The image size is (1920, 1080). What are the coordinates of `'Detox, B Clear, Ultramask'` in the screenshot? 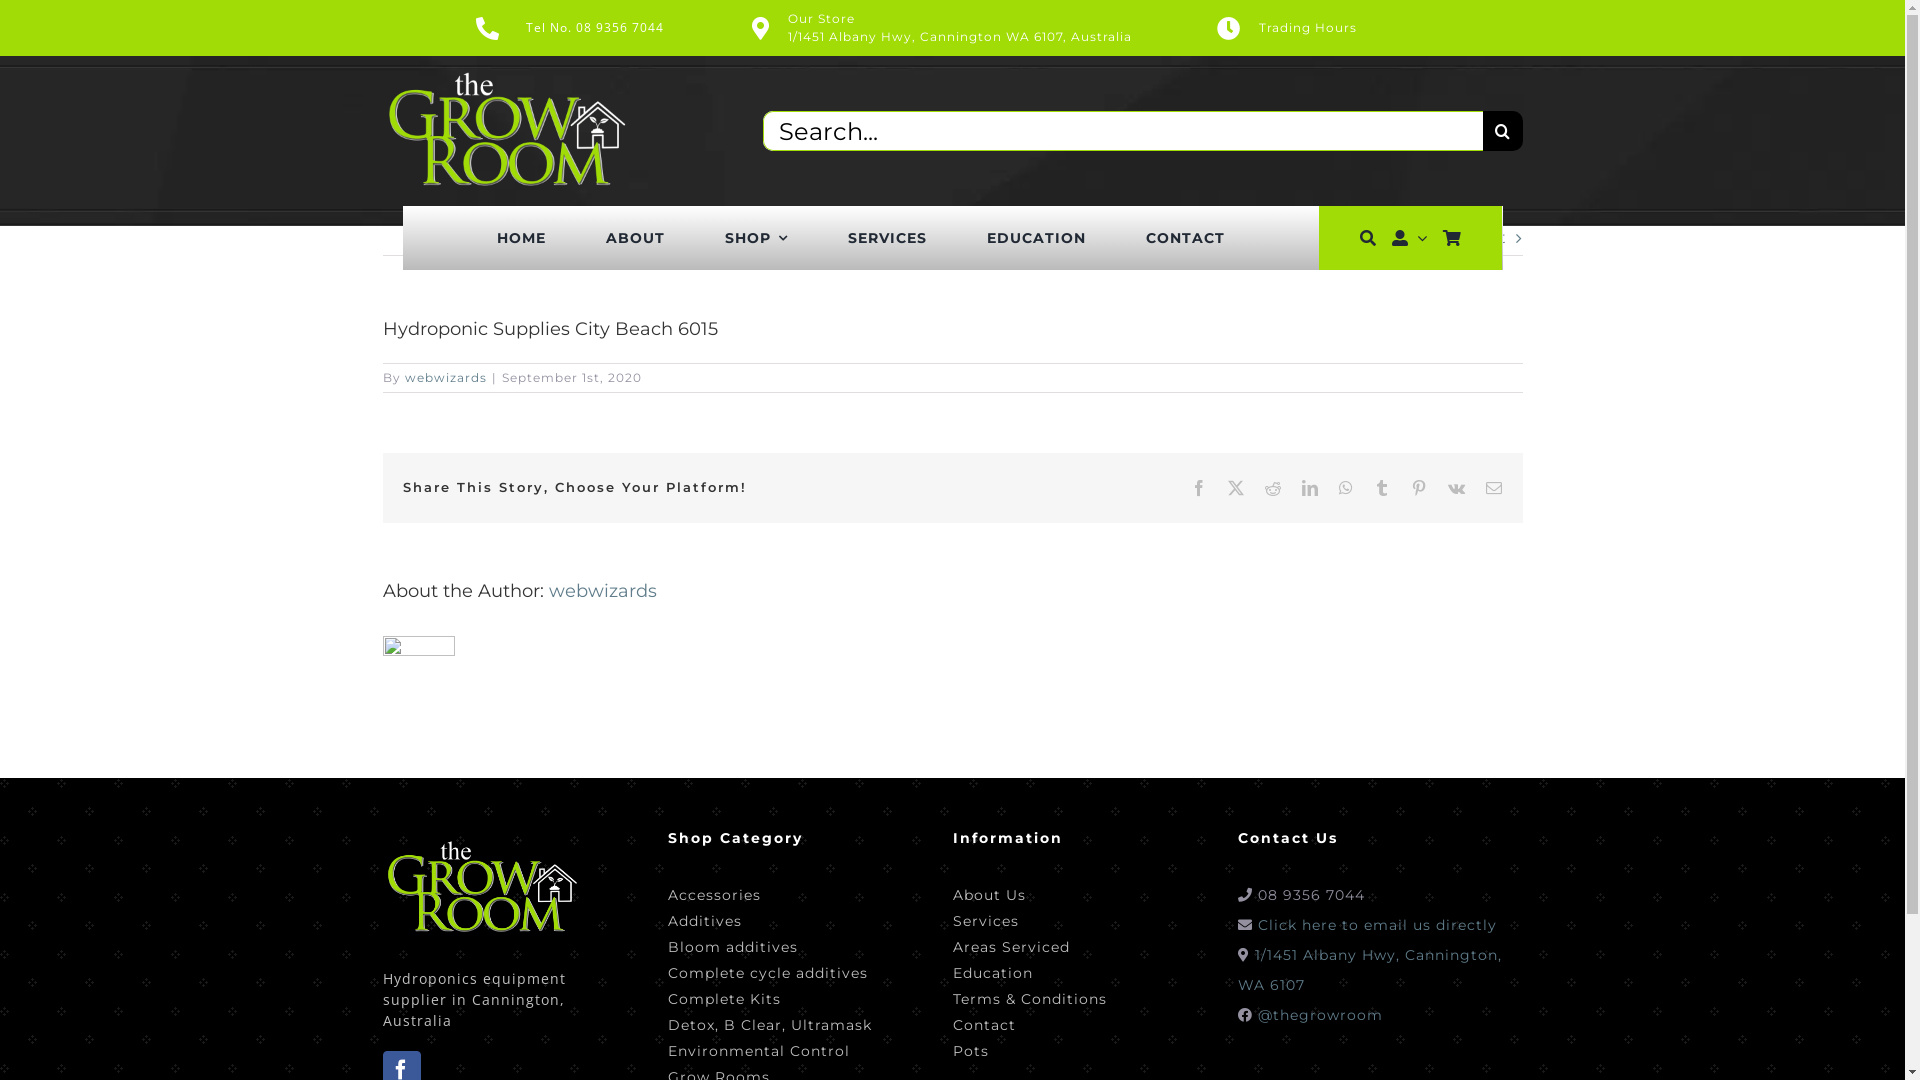 It's located at (768, 1022).